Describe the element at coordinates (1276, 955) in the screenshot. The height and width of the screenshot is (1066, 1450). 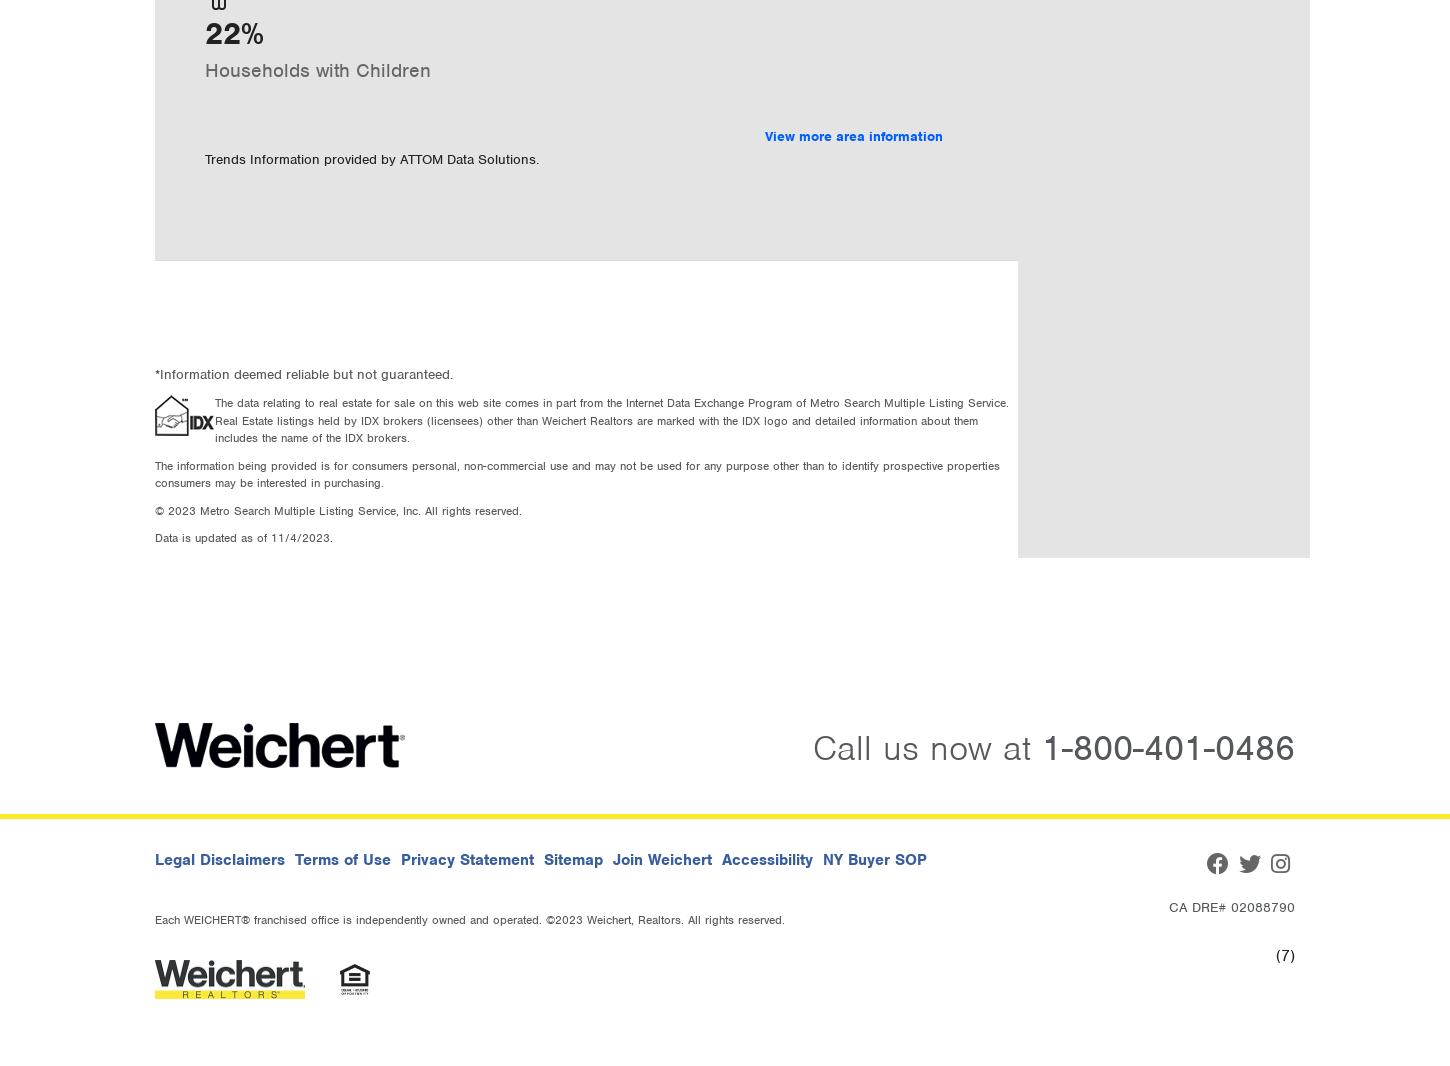
I see `'(7)'` at that location.